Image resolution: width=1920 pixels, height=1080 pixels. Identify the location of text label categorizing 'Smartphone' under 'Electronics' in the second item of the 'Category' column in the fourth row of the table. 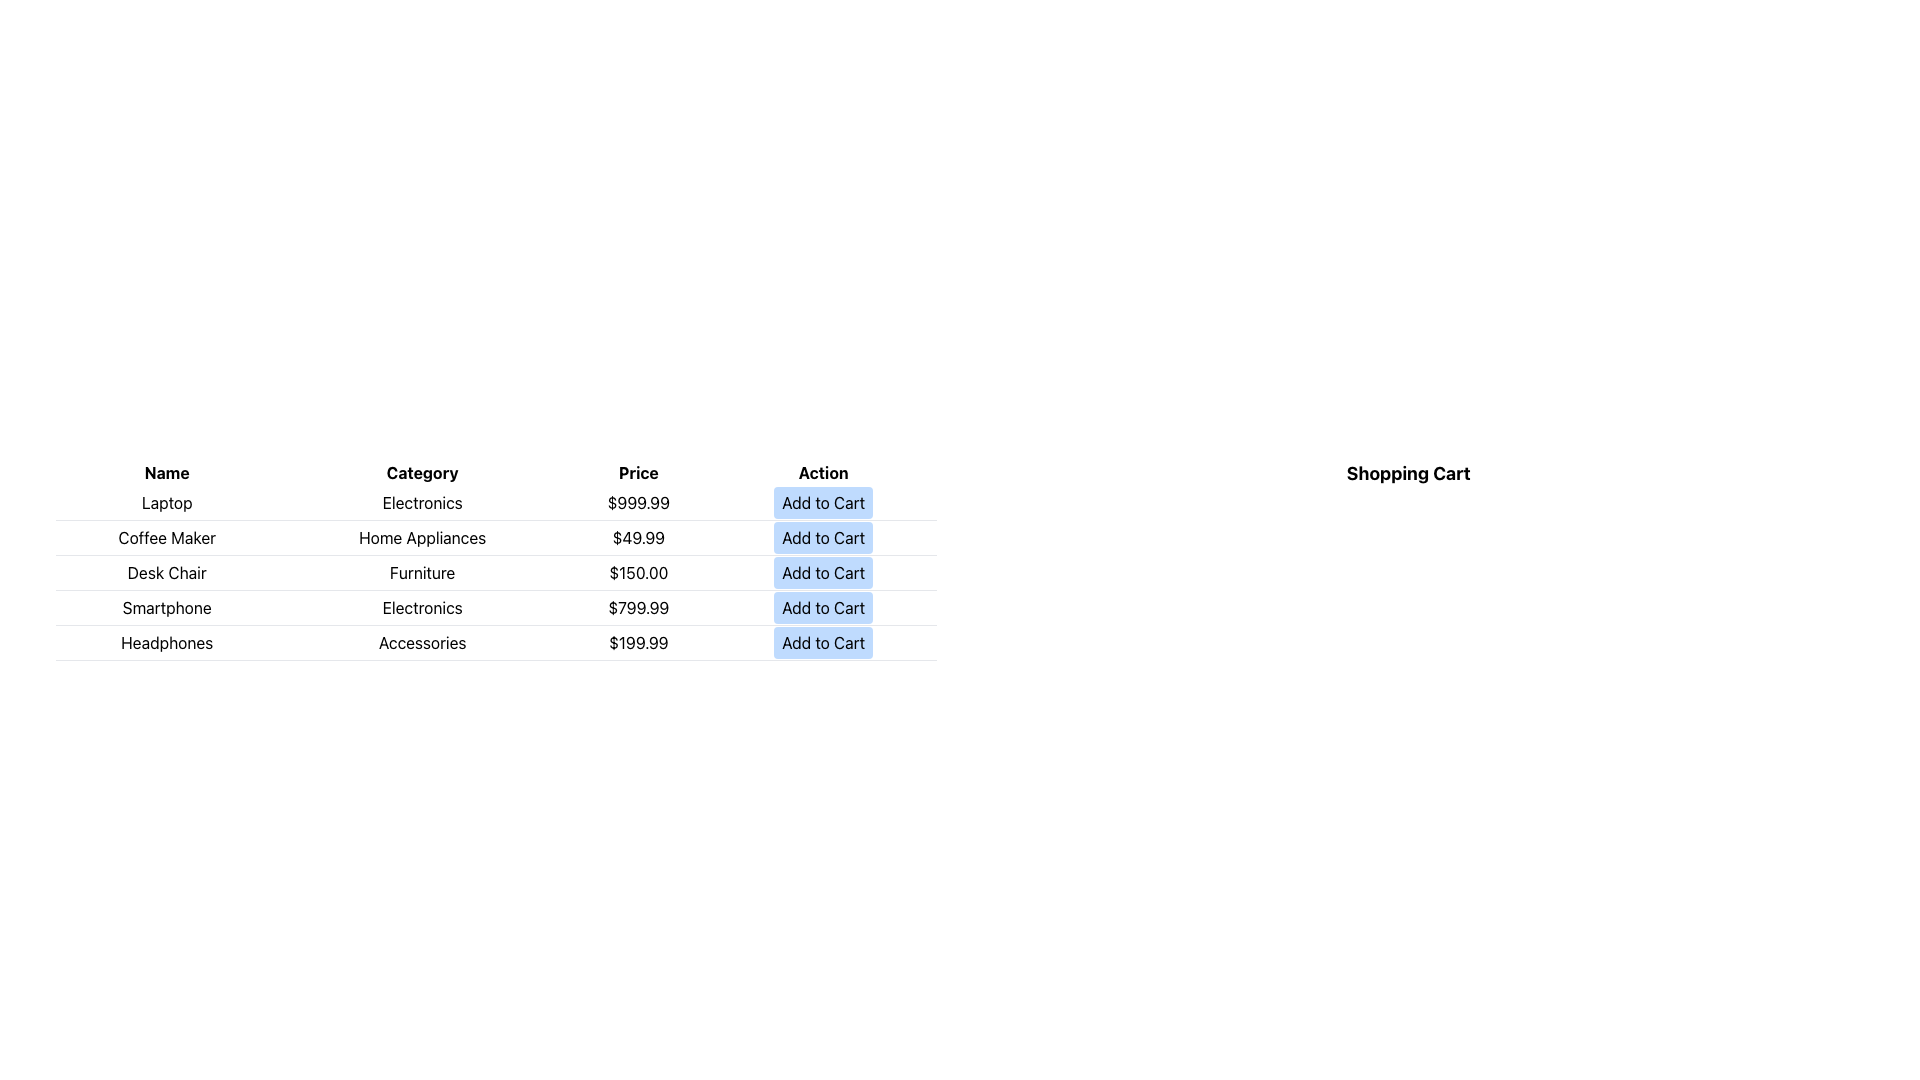
(421, 607).